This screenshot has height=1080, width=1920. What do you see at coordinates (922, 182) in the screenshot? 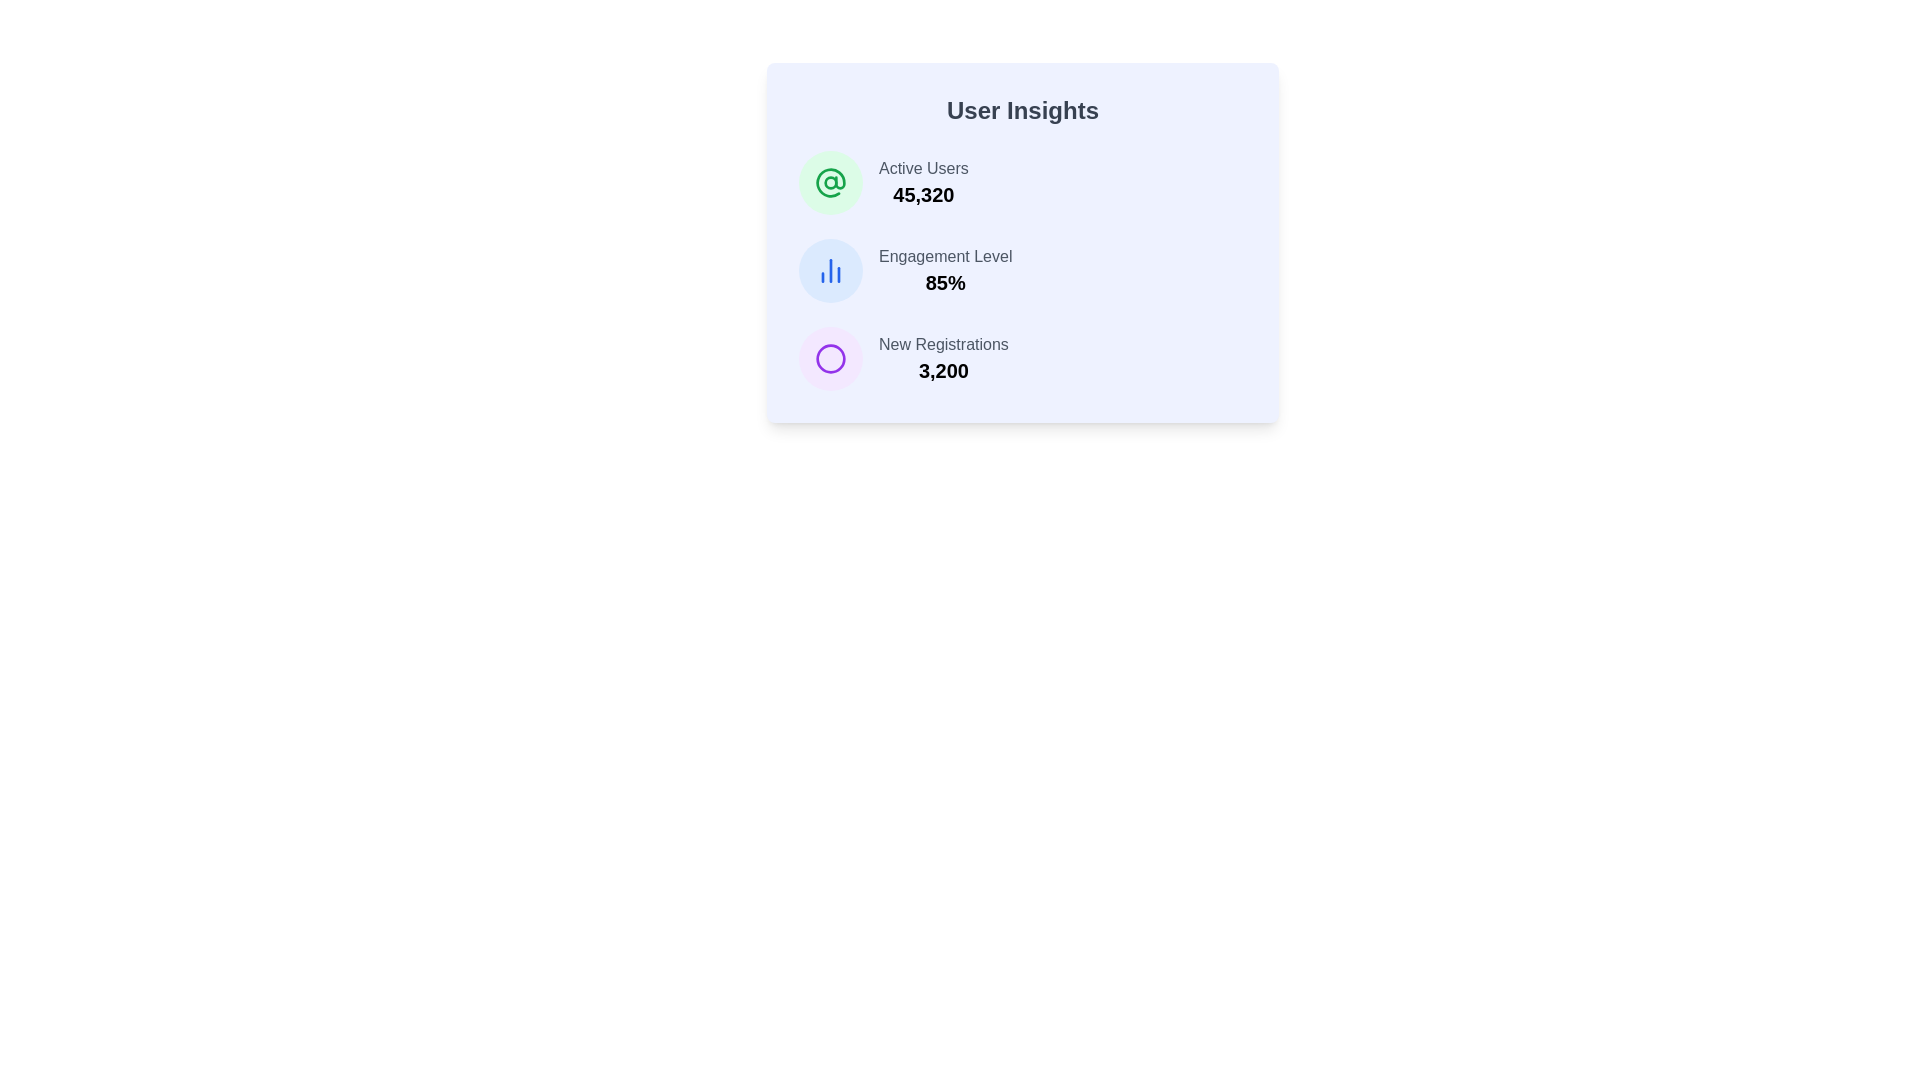
I see `the 'Active Users' text display, which shows the numerical value '45,320' in gray, located in the top-left corner of the User Insights card` at bounding box center [922, 182].